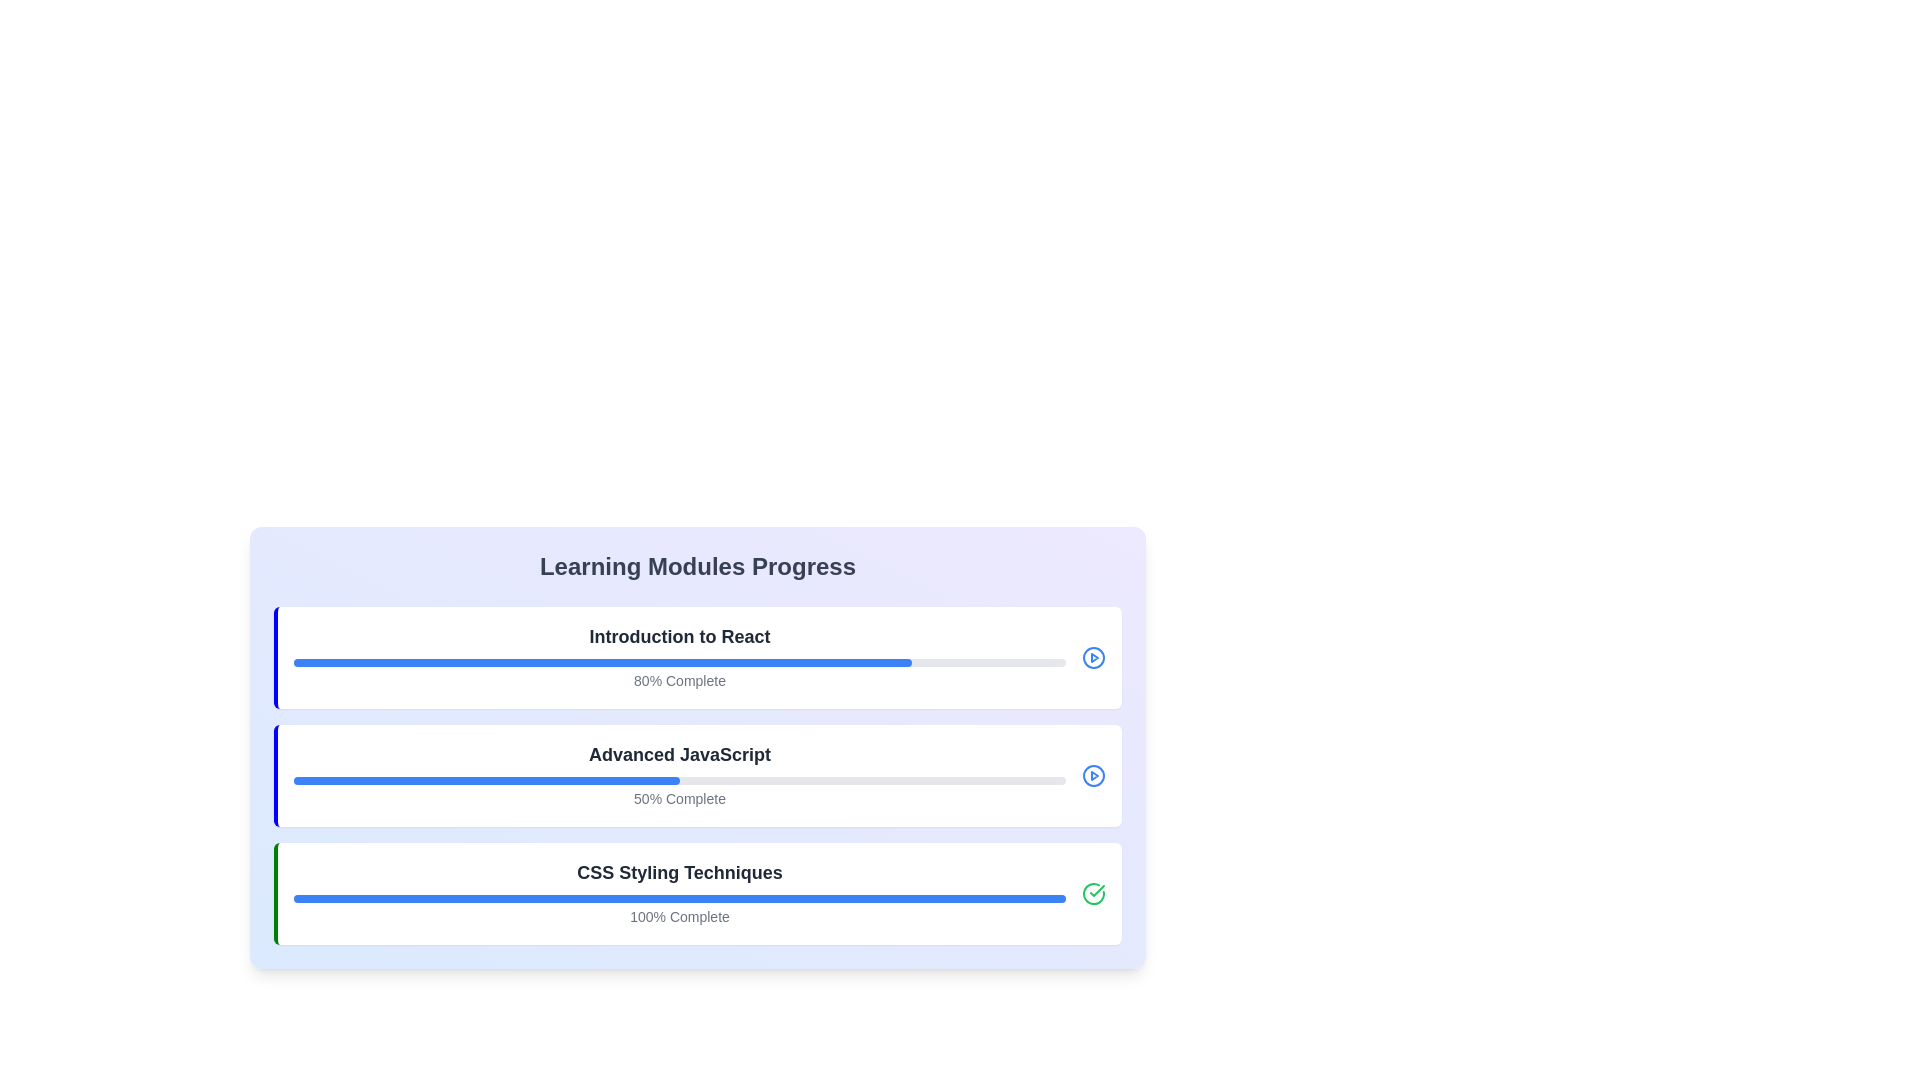  Describe the element at coordinates (697, 774) in the screenshot. I see `progress status from the progress tracker card labeled 'Advanced JavaScript', which is the second card in a vertical stack of progress cards` at that location.